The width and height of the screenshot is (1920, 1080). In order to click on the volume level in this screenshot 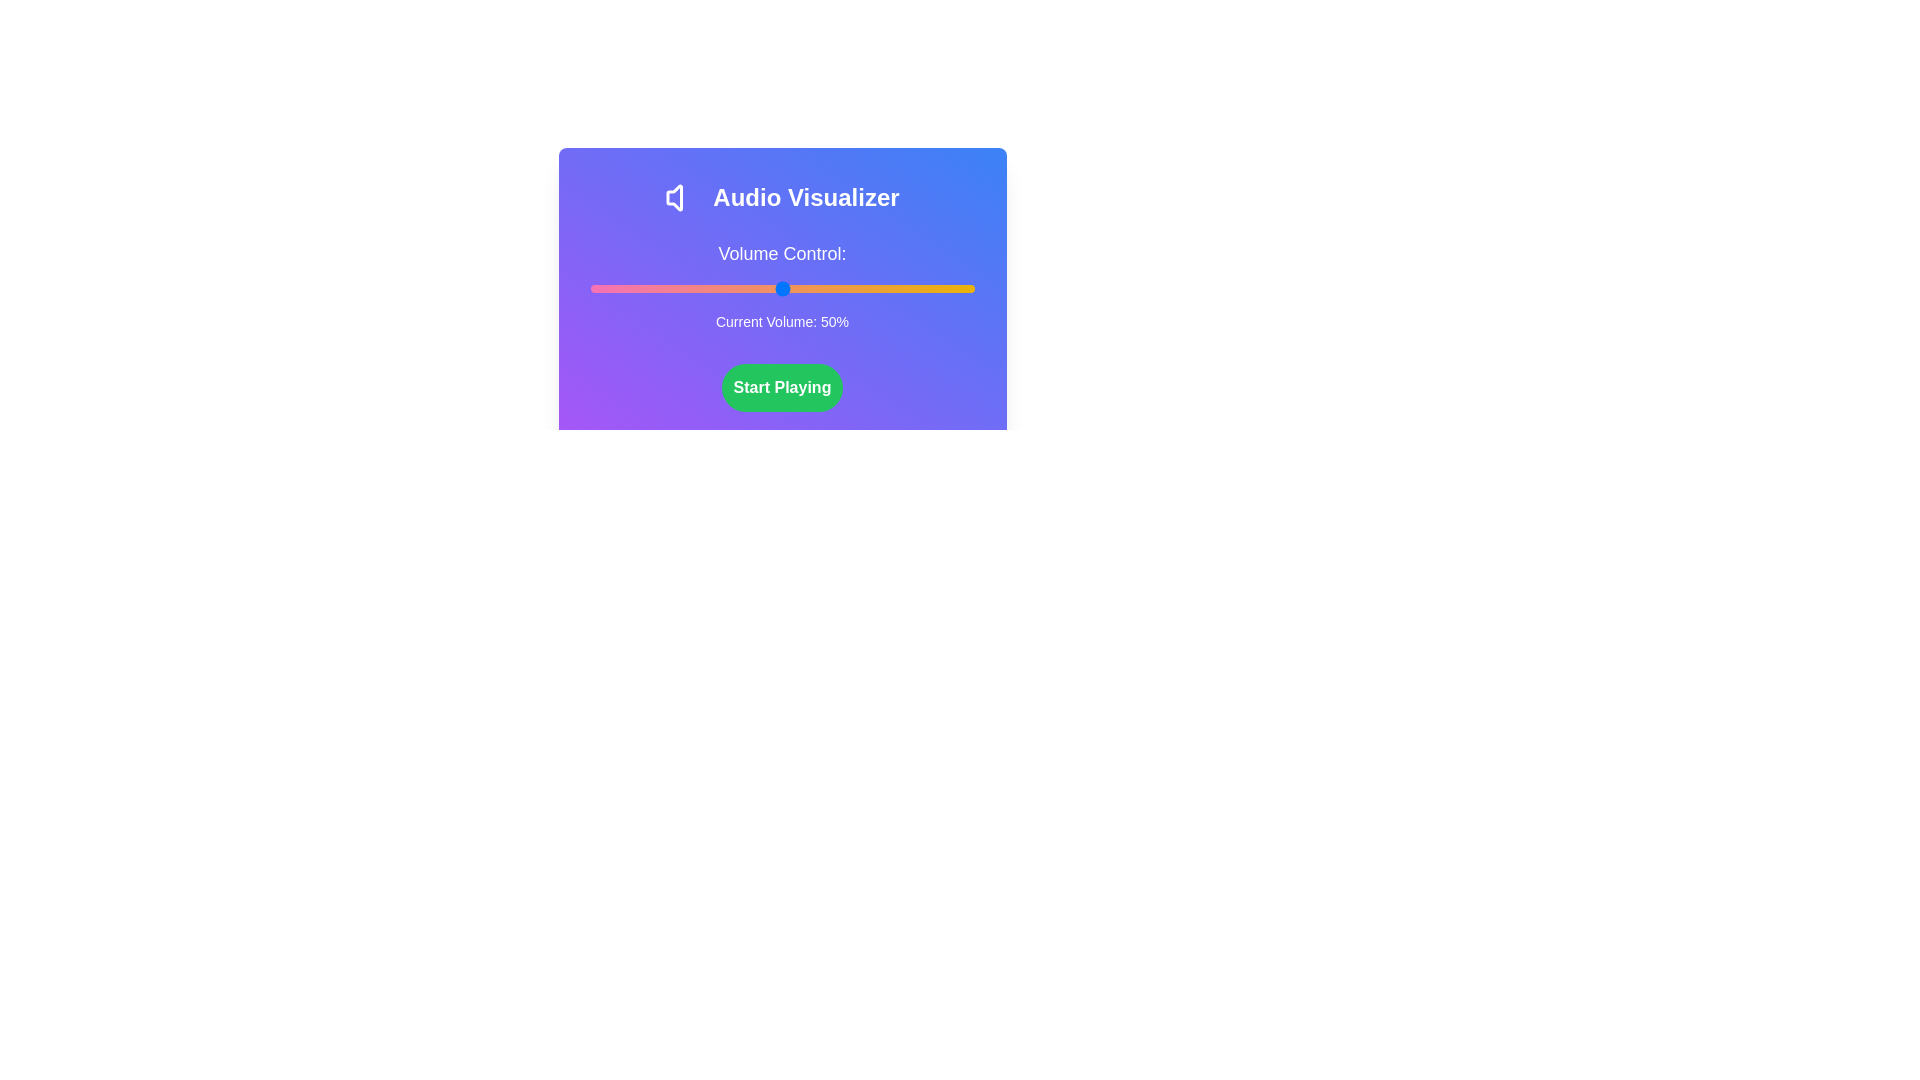, I will do `click(912, 289)`.